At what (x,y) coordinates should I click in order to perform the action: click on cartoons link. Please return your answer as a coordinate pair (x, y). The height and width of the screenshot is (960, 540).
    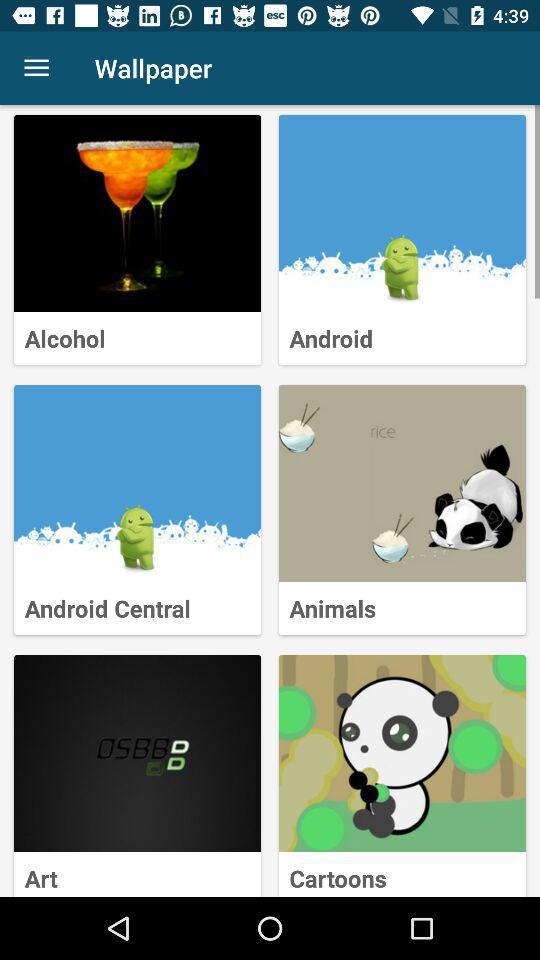
    Looking at the image, I should click on (402, 752).